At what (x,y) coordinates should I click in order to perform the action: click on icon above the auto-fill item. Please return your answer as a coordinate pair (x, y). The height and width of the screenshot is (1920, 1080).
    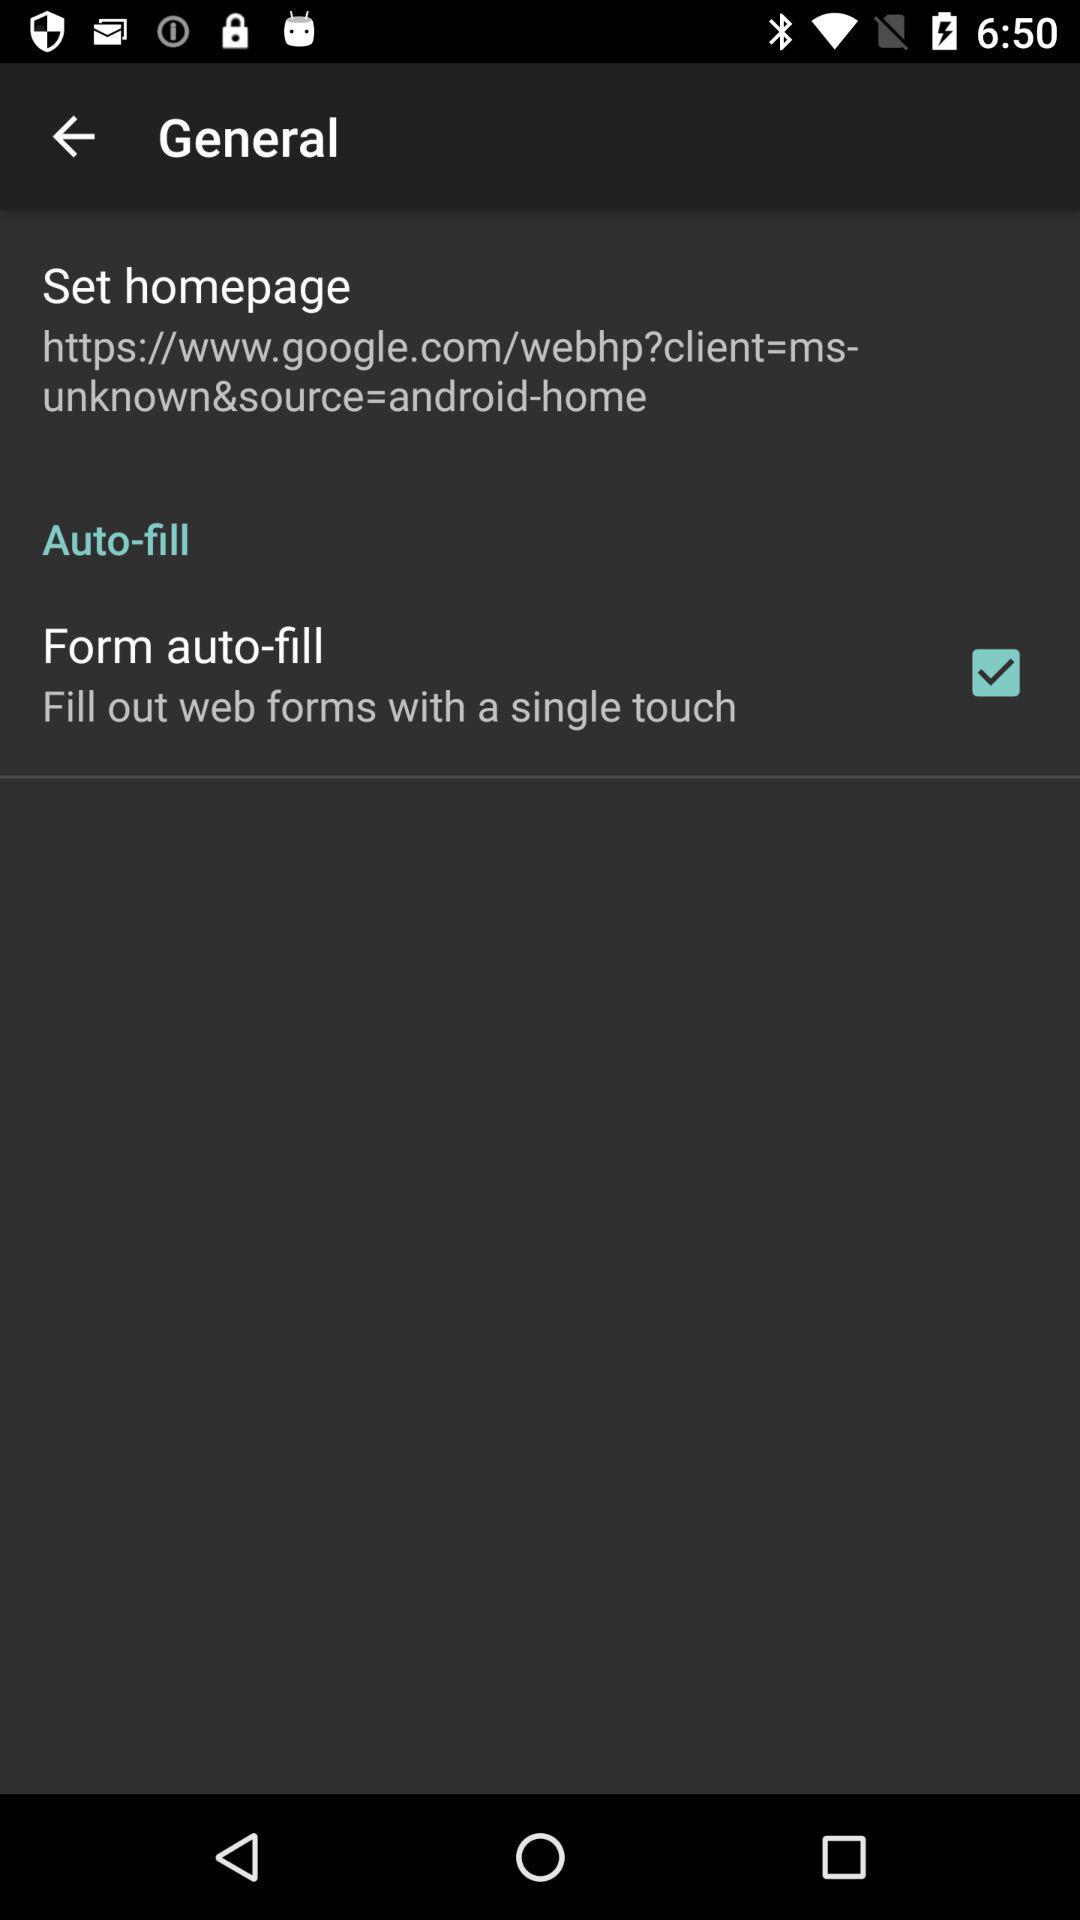
    Looking at the image, I should click on (540, 369).